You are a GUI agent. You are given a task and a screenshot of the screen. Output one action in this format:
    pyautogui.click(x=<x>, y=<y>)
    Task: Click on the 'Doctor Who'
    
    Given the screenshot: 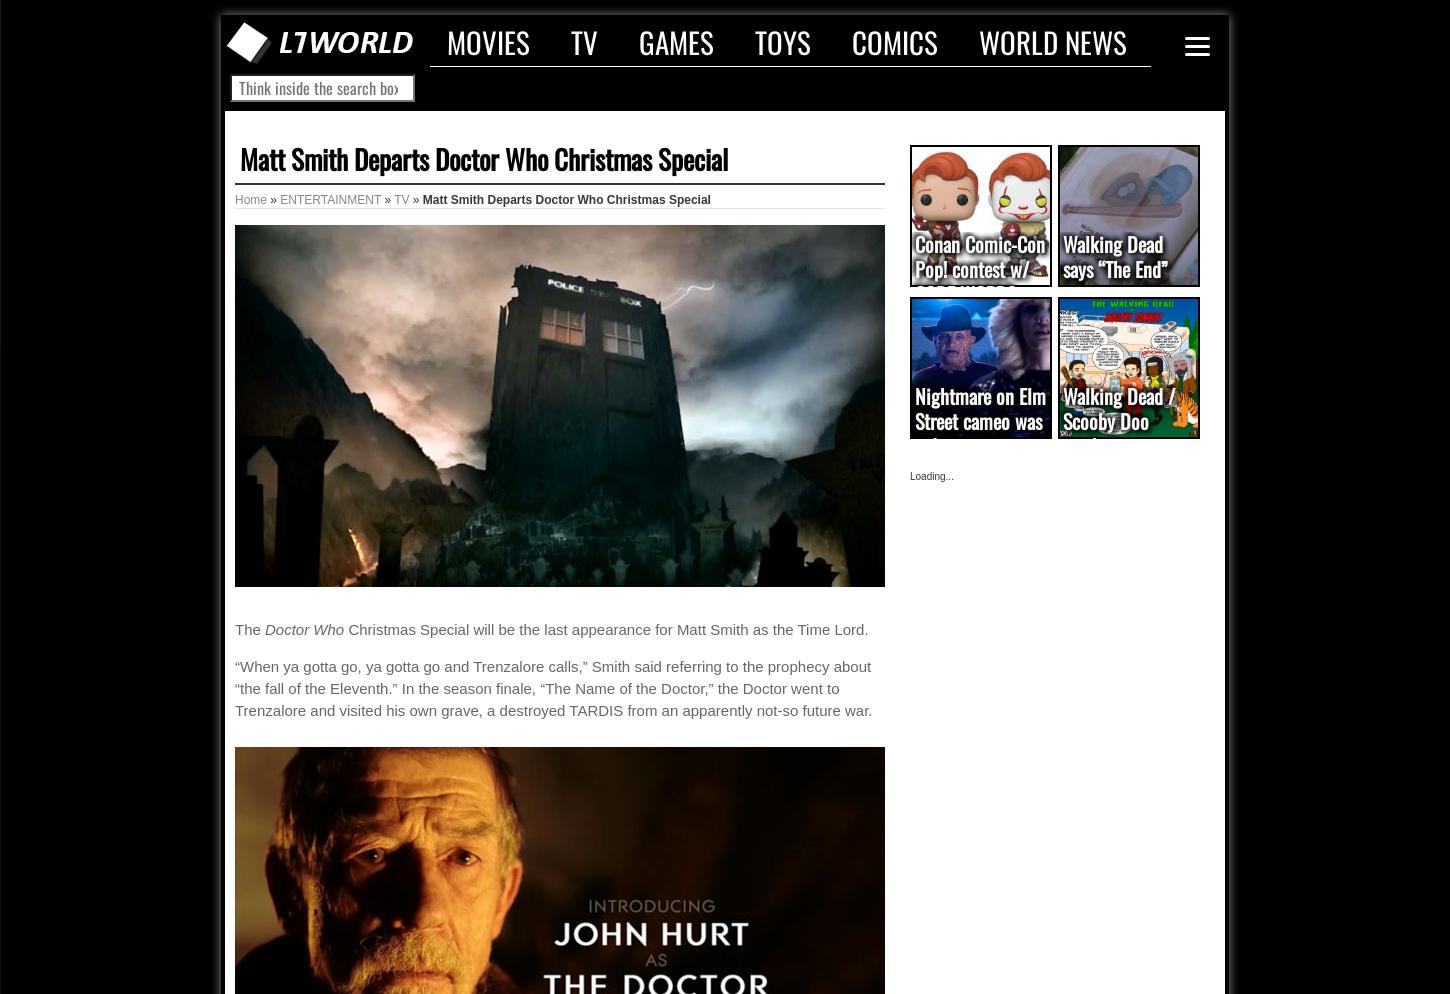 What is the action you would take?
    pyautogui.click(x=265, y=628)
    